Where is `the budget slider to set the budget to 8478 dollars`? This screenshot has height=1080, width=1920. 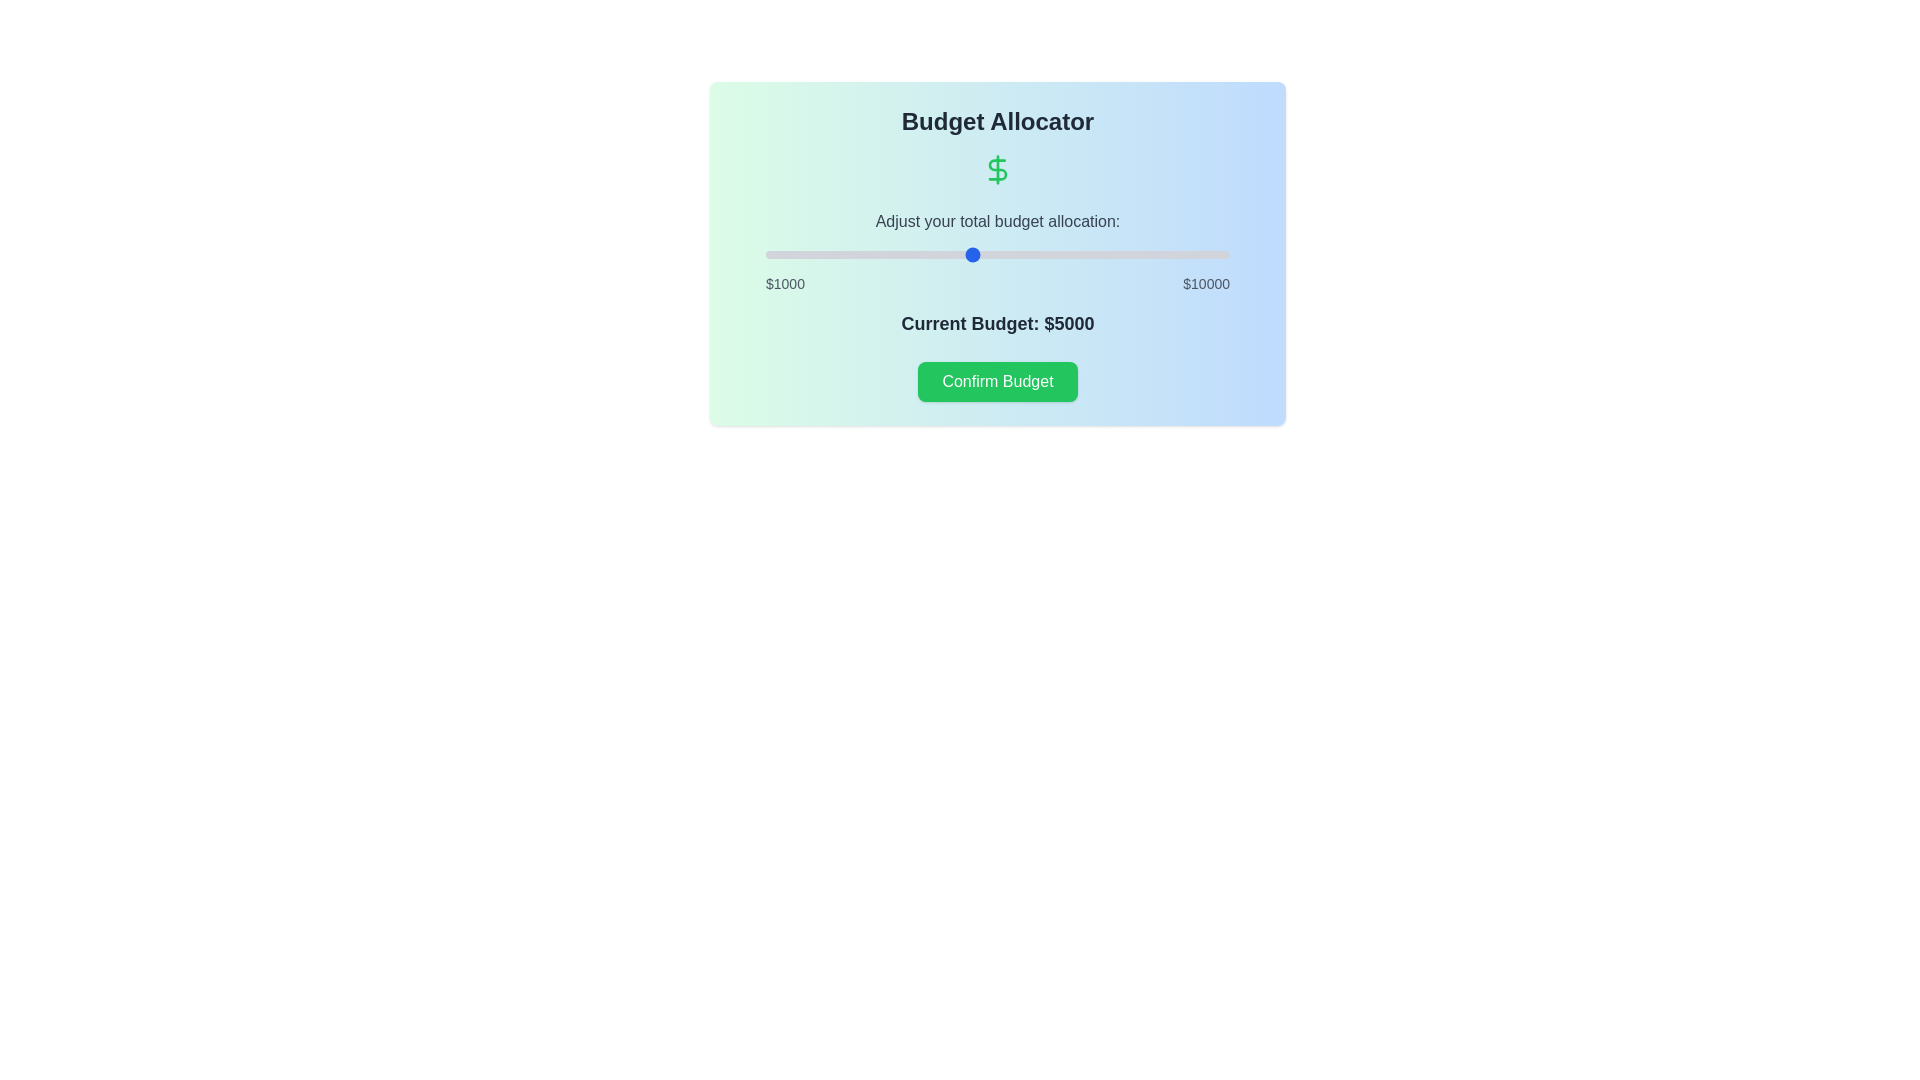
the budget slider to set the budget to 8478 dollars is located at coordinates (1151, 253).